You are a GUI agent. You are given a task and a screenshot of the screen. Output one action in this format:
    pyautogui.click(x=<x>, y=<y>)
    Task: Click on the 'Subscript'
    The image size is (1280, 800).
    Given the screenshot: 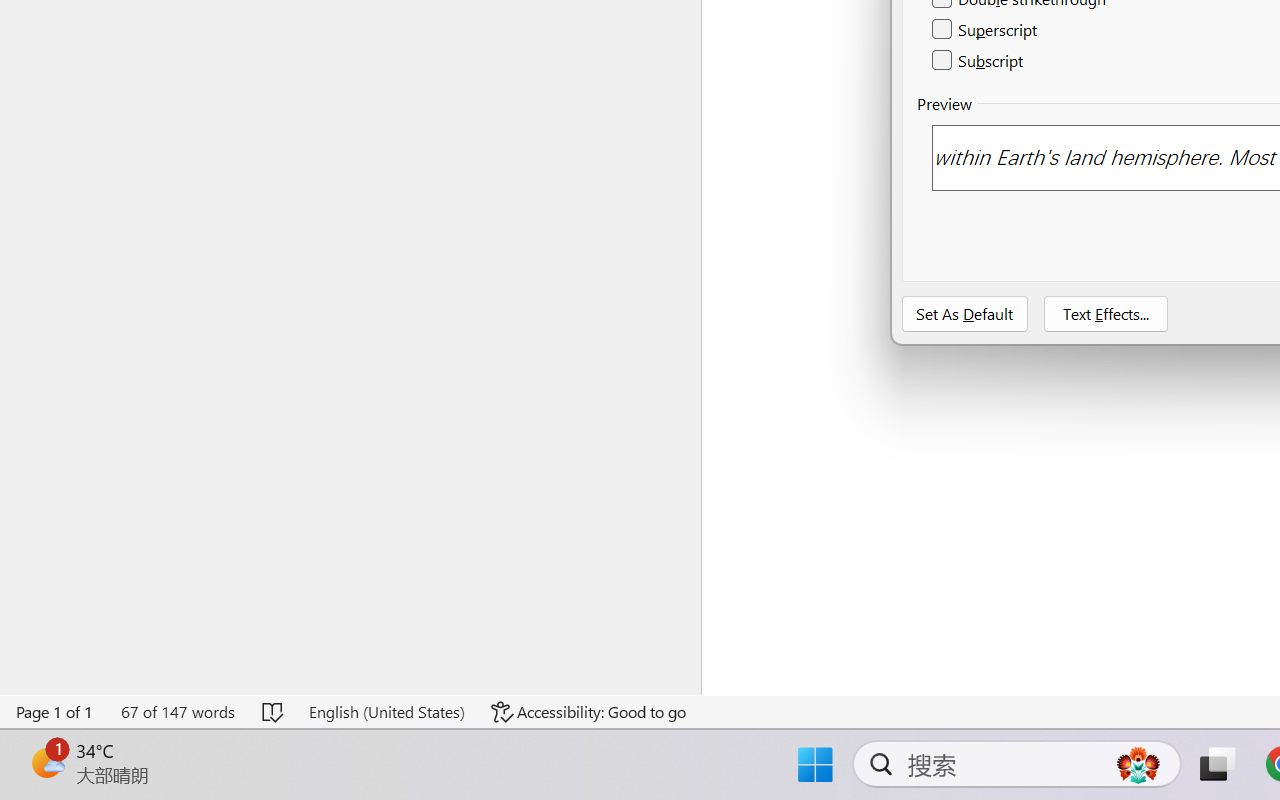 What is the action you would take?
    pyautogui.click(x=979, y=59)
    